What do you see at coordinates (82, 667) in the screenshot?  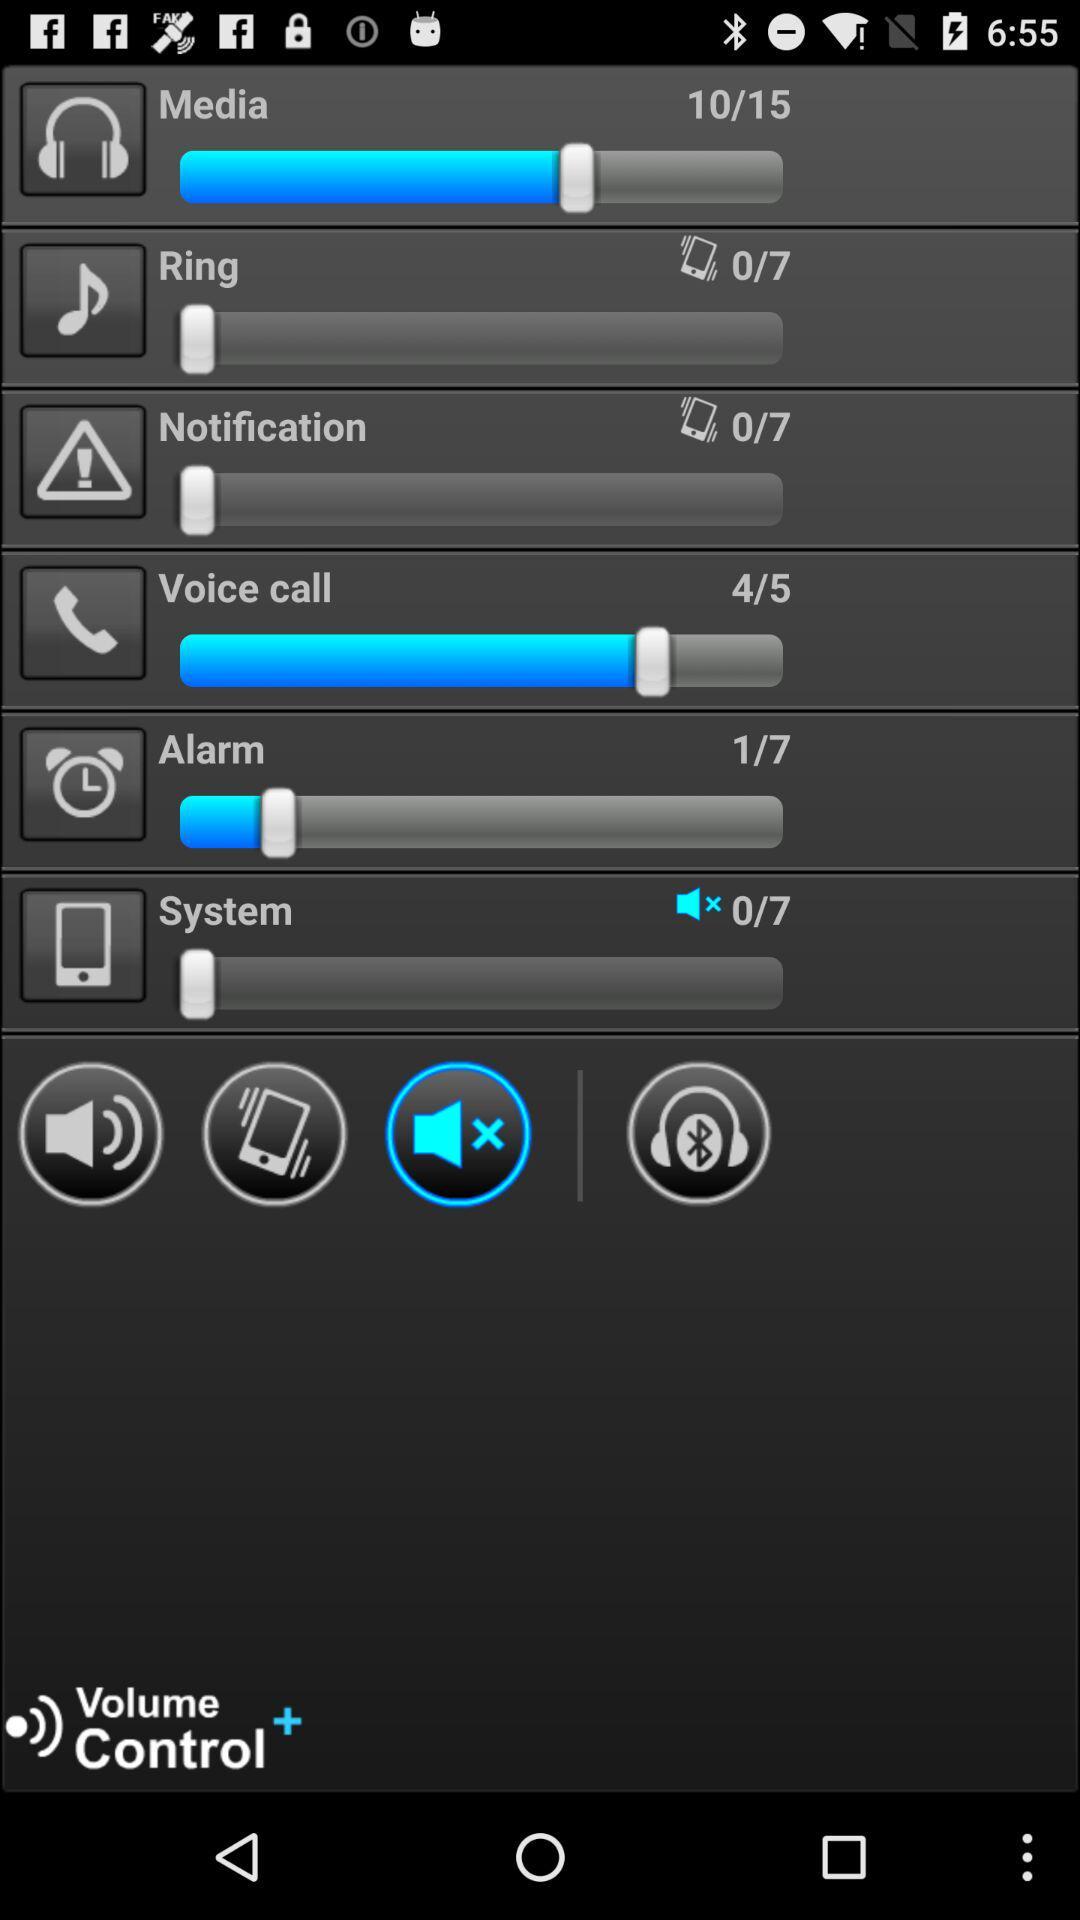 I see `the call icon` at bounding box center [82, 667].